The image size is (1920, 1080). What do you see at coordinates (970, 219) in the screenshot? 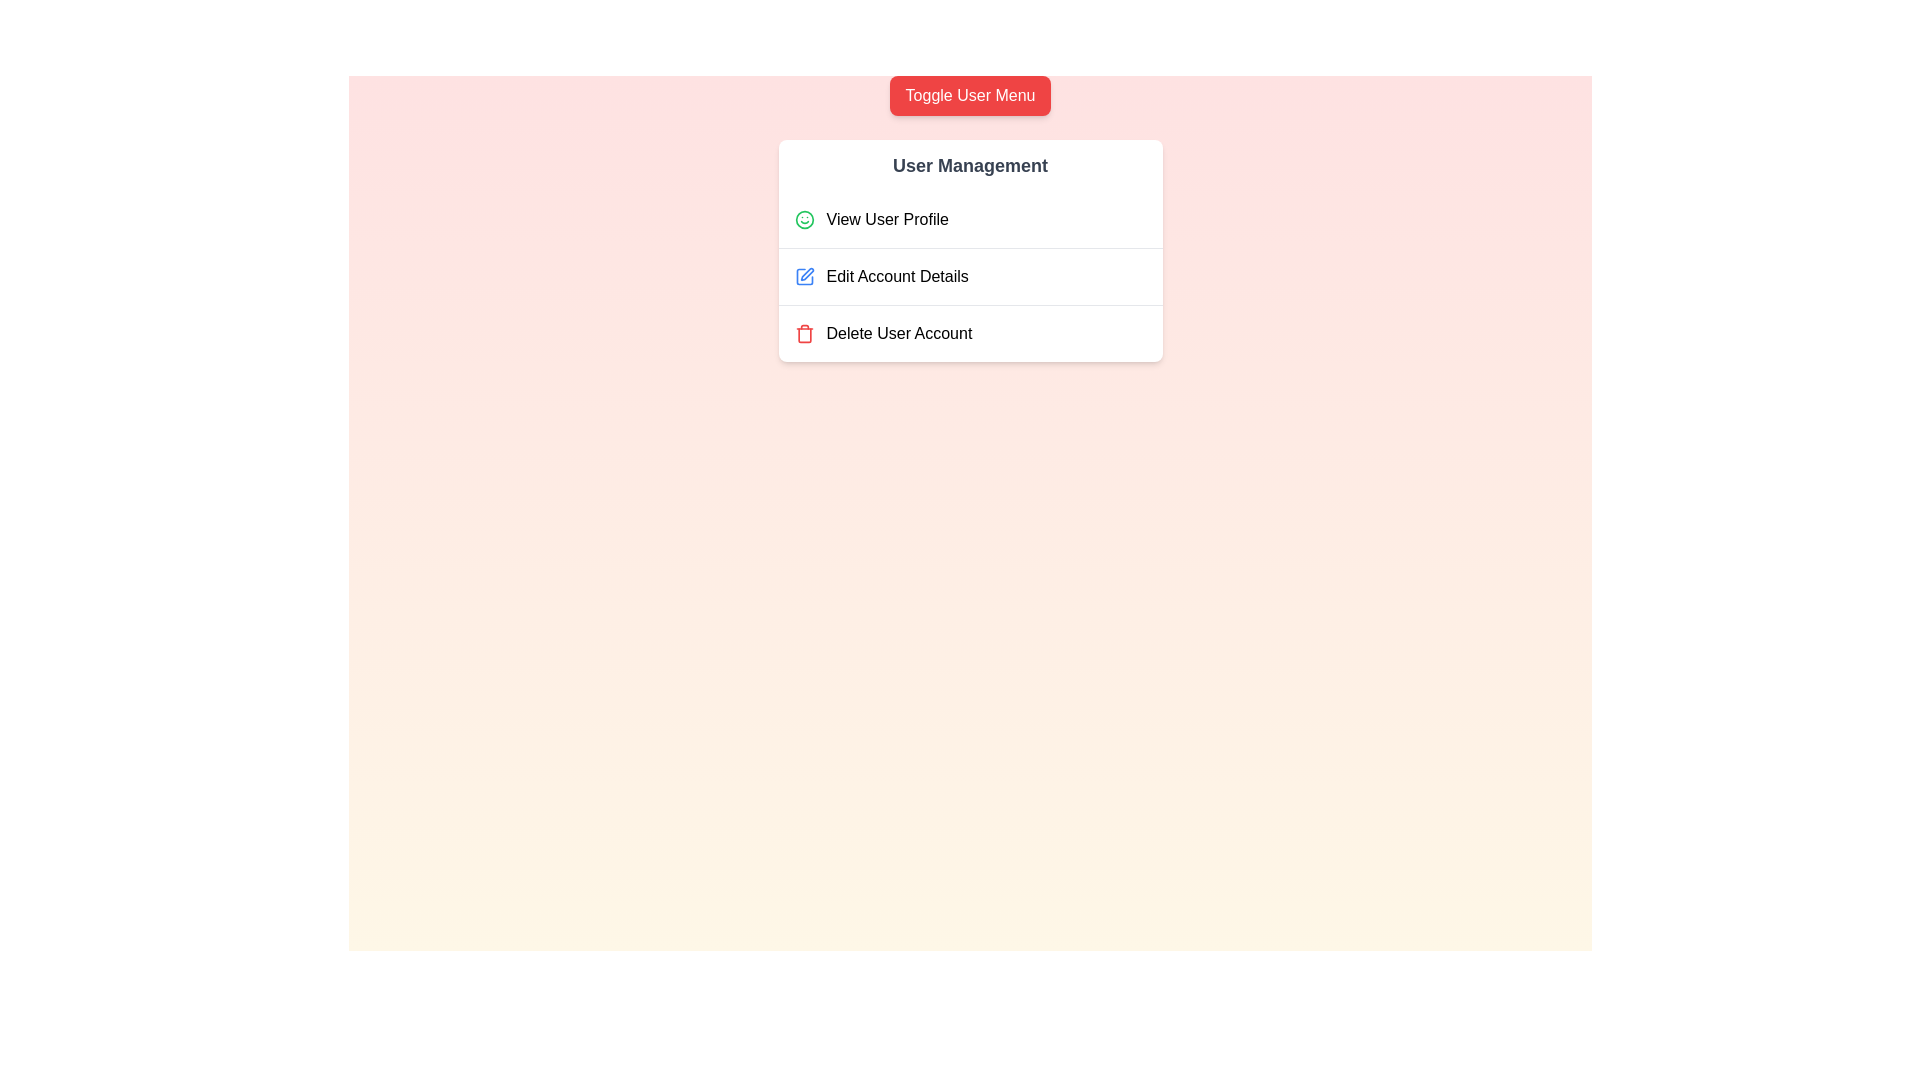
I see `the user action option View User Profile` at bounding box center [970, 219].